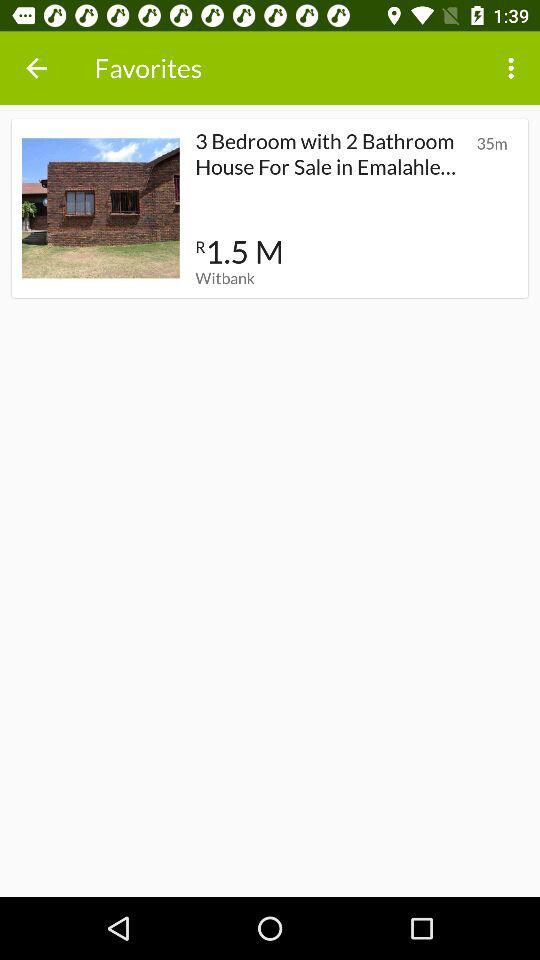 Image resolution: width=540 pixels, height=960 pixels. Describe the element at coordinates (513, 68) in the screenshot. I see `the icon to the right of favorites item` at that location.